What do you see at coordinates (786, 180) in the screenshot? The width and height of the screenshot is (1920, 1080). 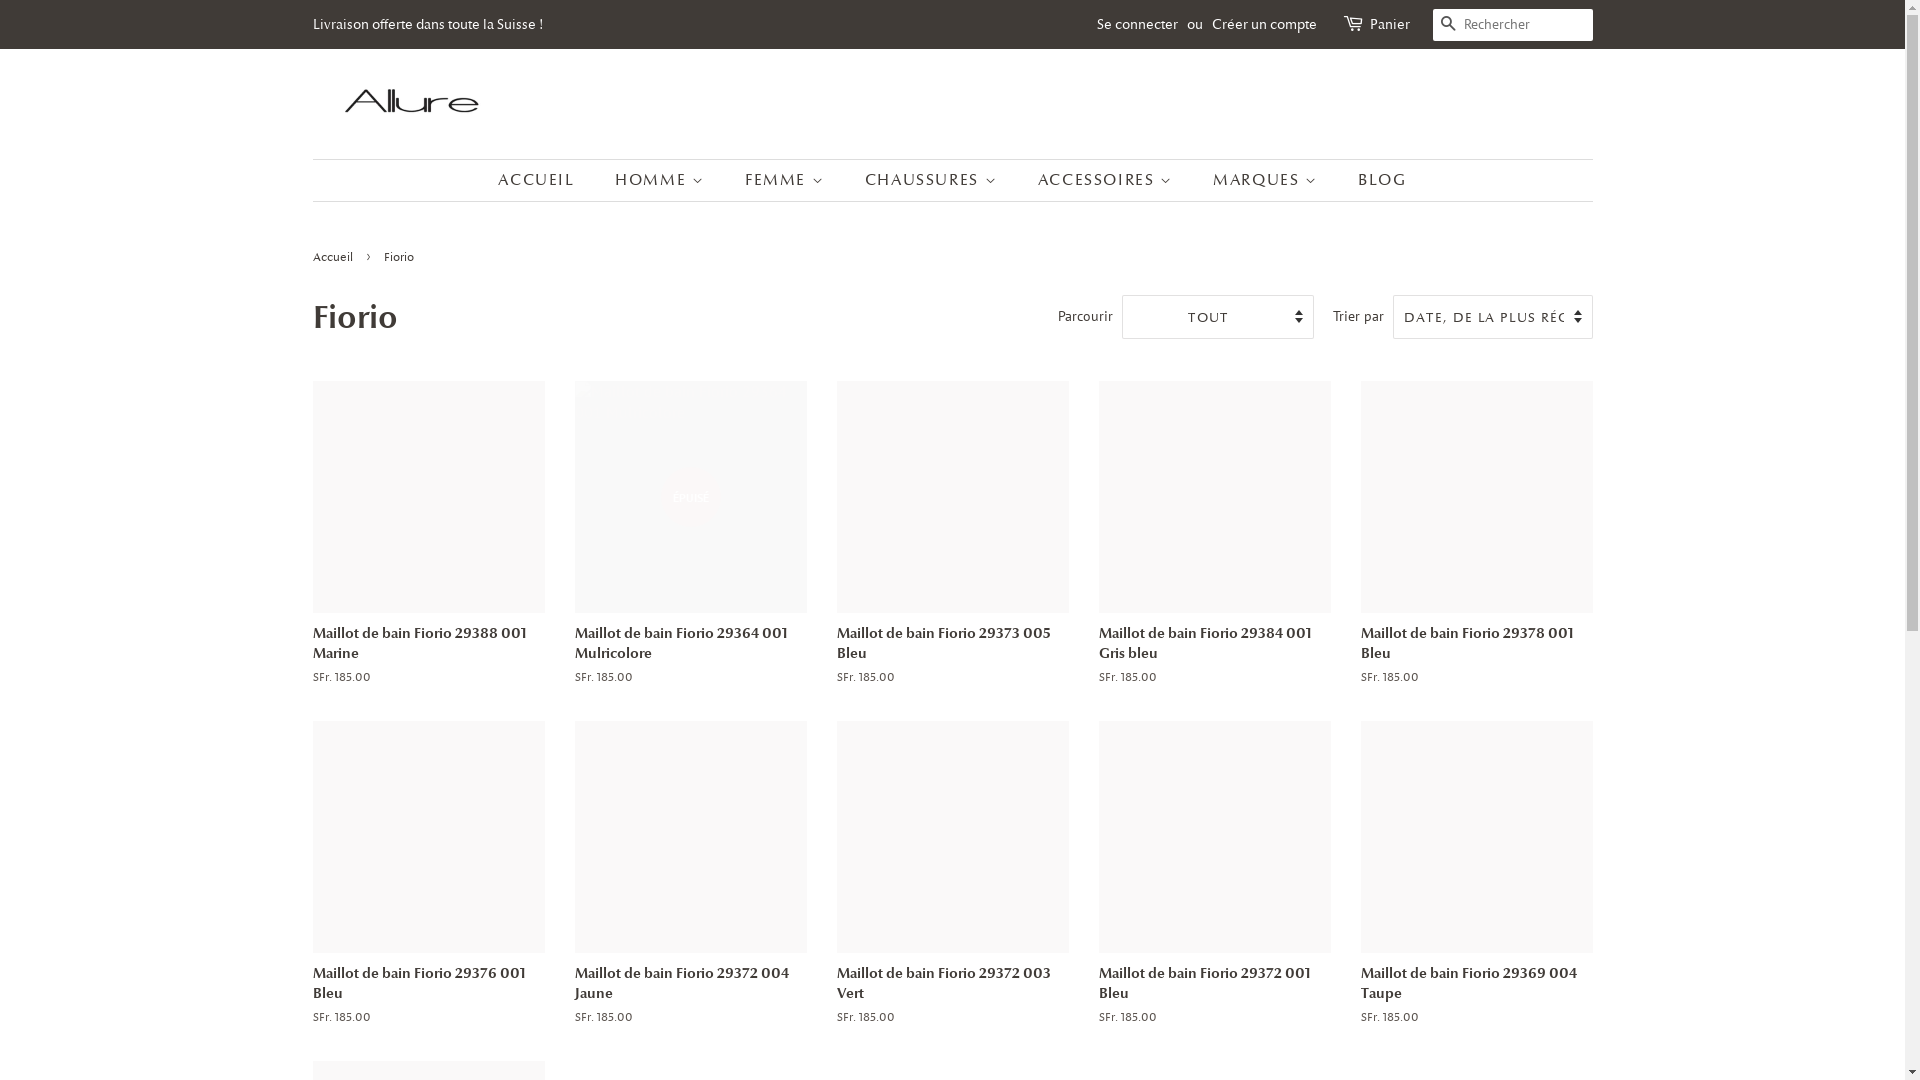 I see `'FEMME'` at bounding box center [786, 180].